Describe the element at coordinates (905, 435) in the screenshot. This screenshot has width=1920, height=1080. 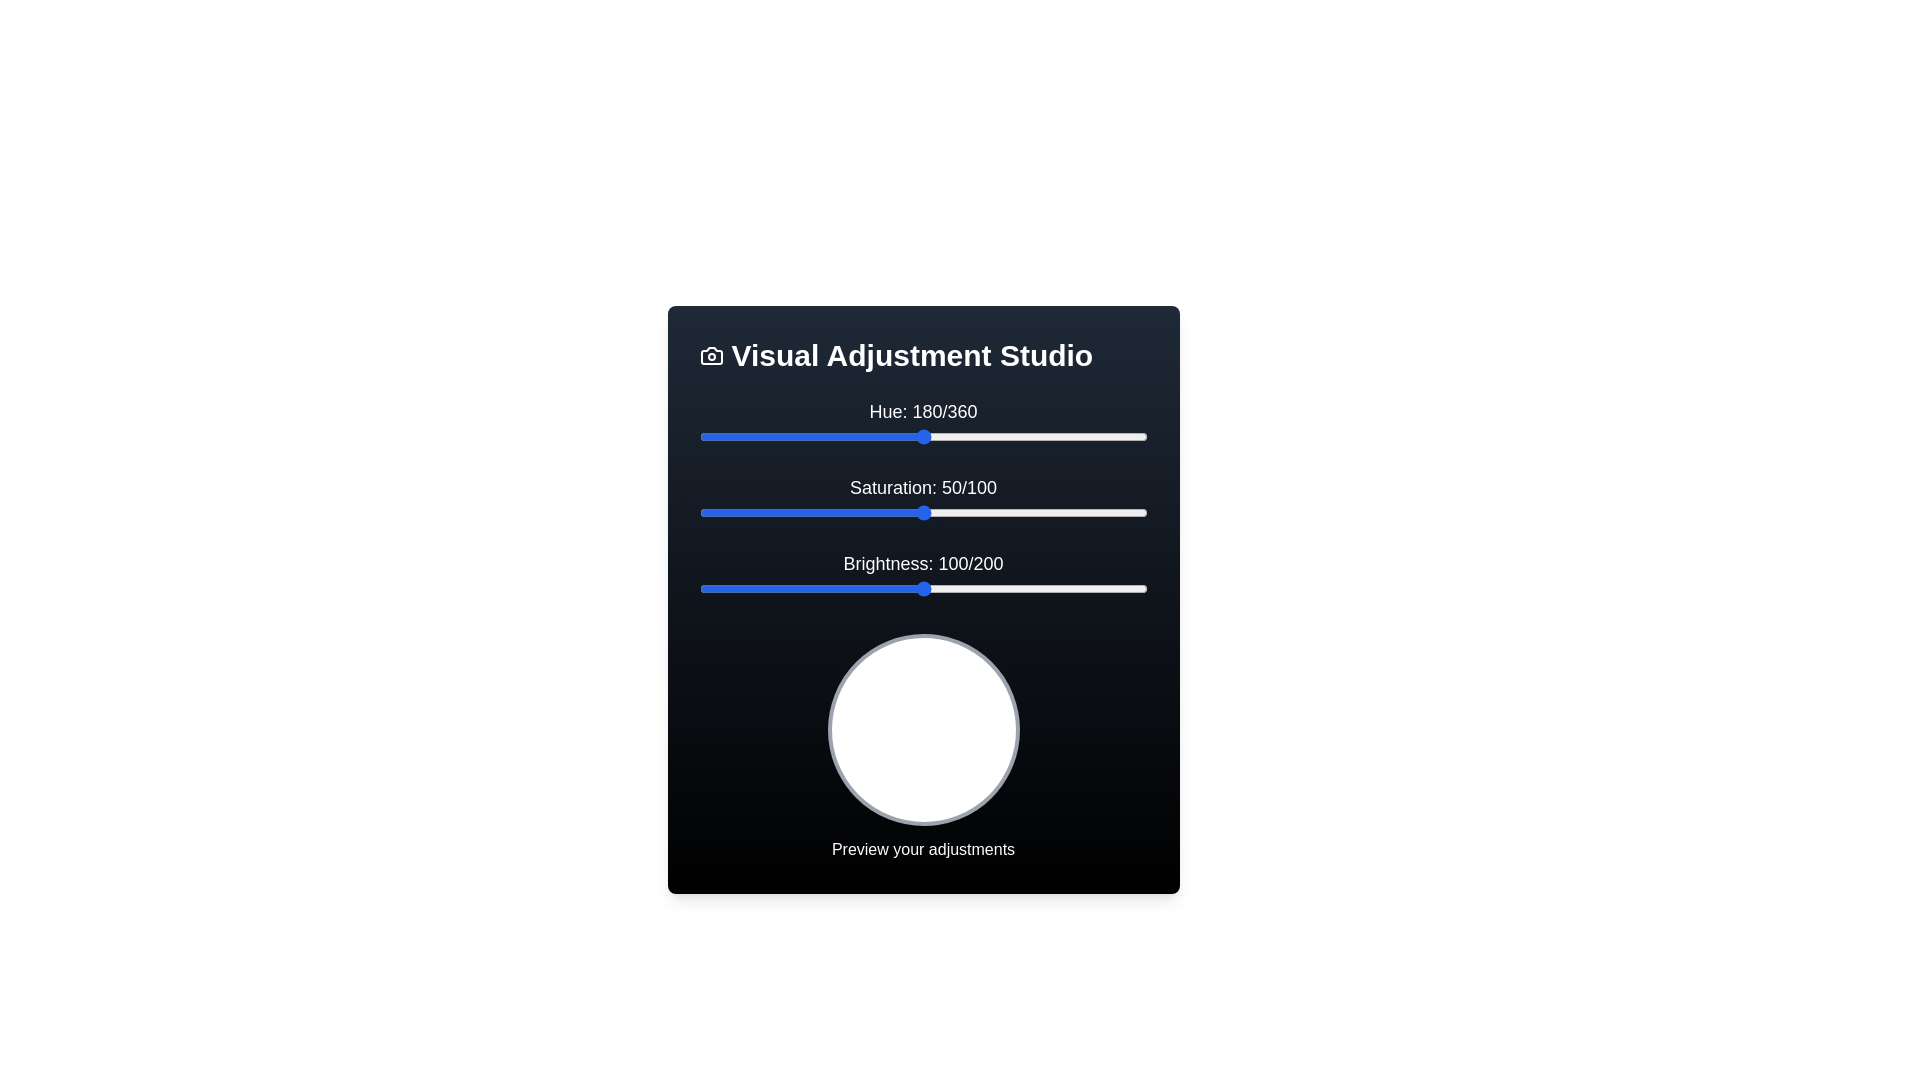
I see `the 'Hue' slider to 166 by dragging the slider` at that location.